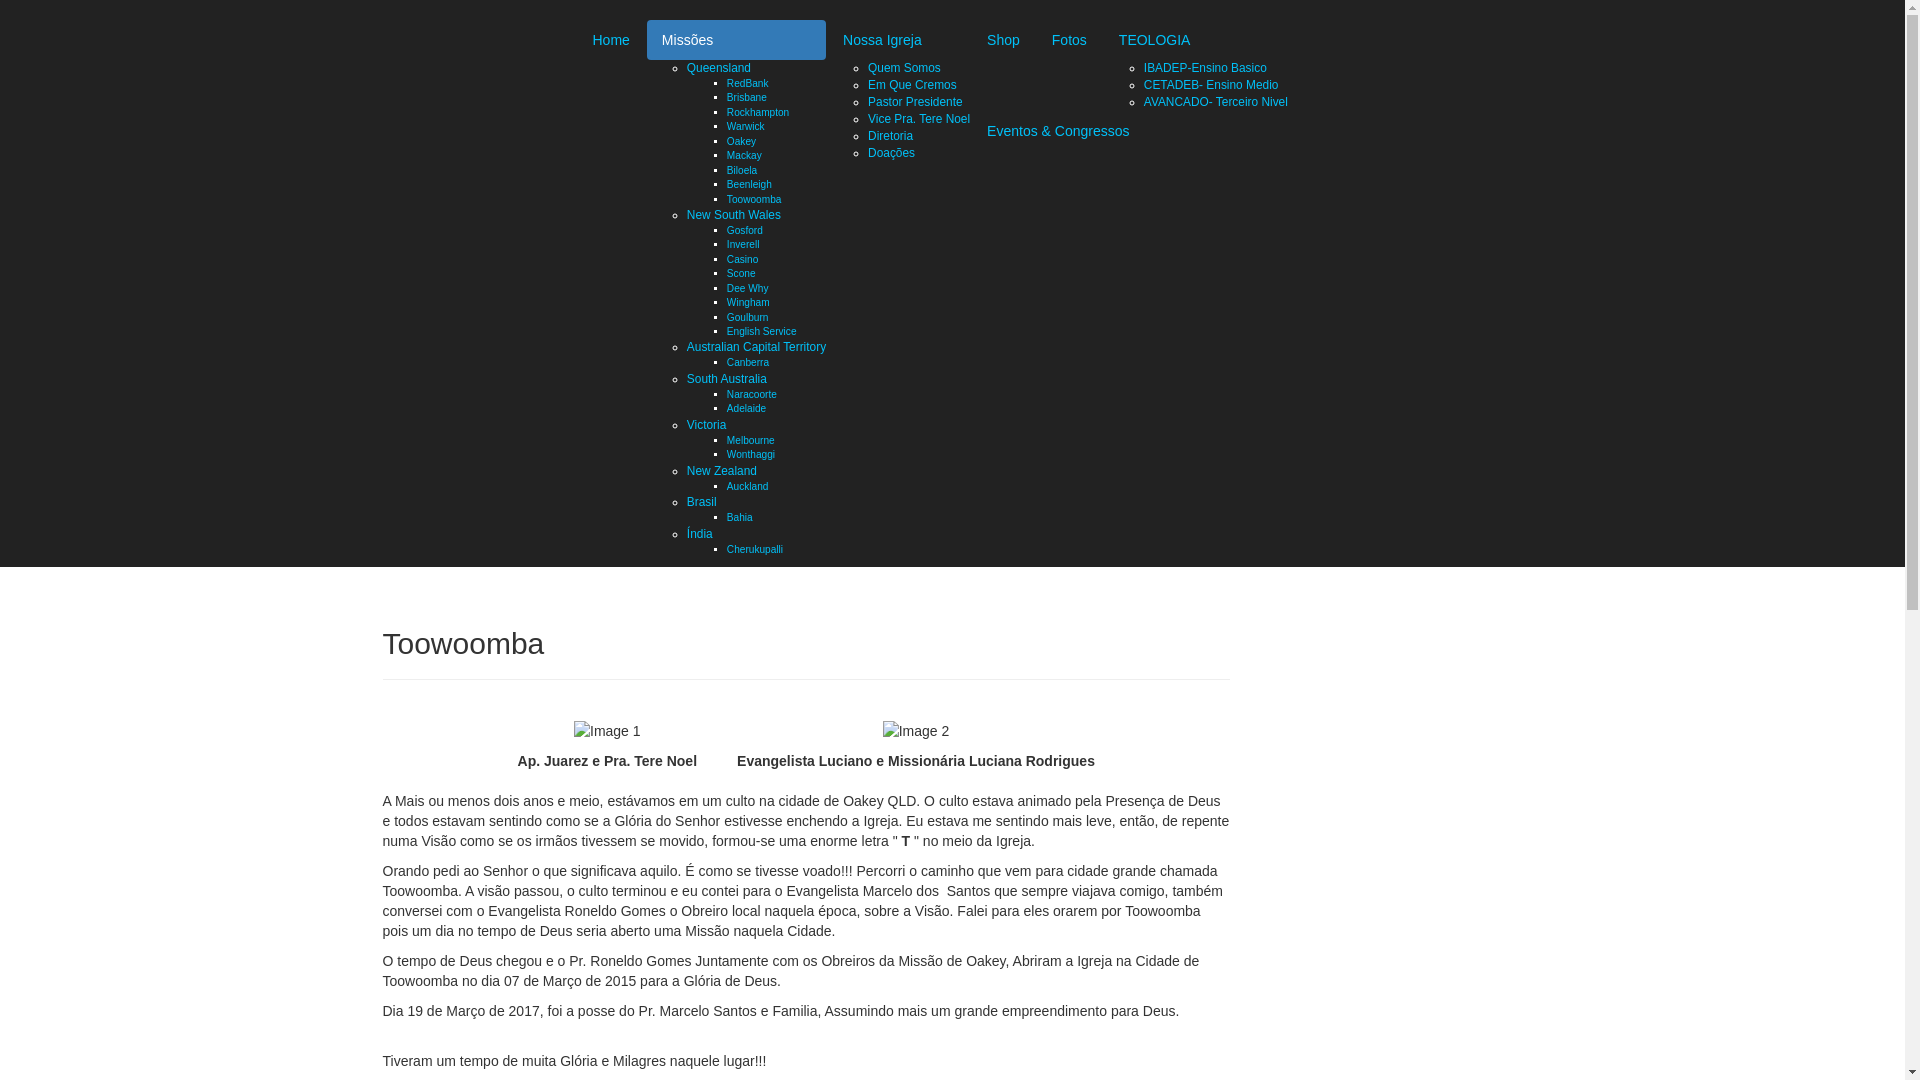 This screenshot has width=1920, height=1080. Describe the element at coordinates (1068, 39) in the screenshot. I see `'Fotos'` at that location.